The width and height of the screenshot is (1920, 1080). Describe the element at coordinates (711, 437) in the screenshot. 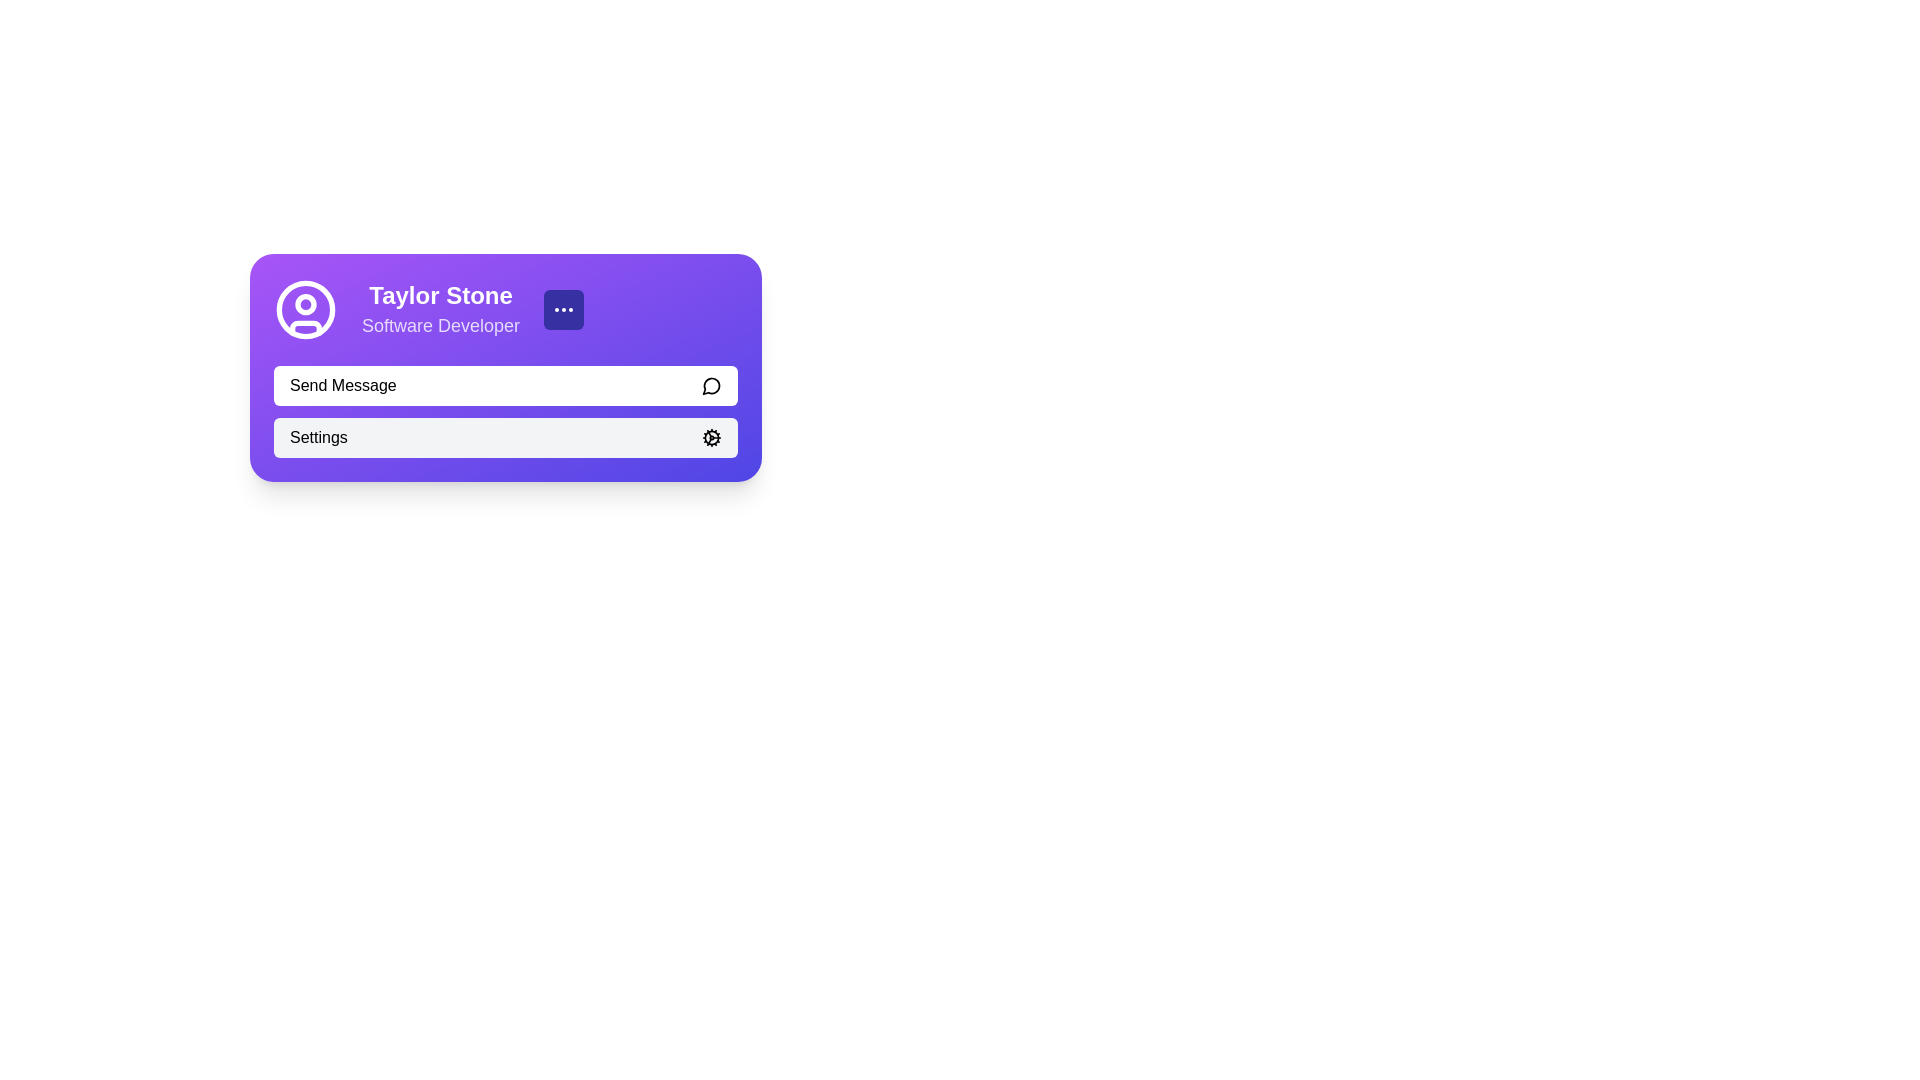

I see `the central circular part of the settings cog icon, which is located at the far right end of the 'Settings' button` at that location.